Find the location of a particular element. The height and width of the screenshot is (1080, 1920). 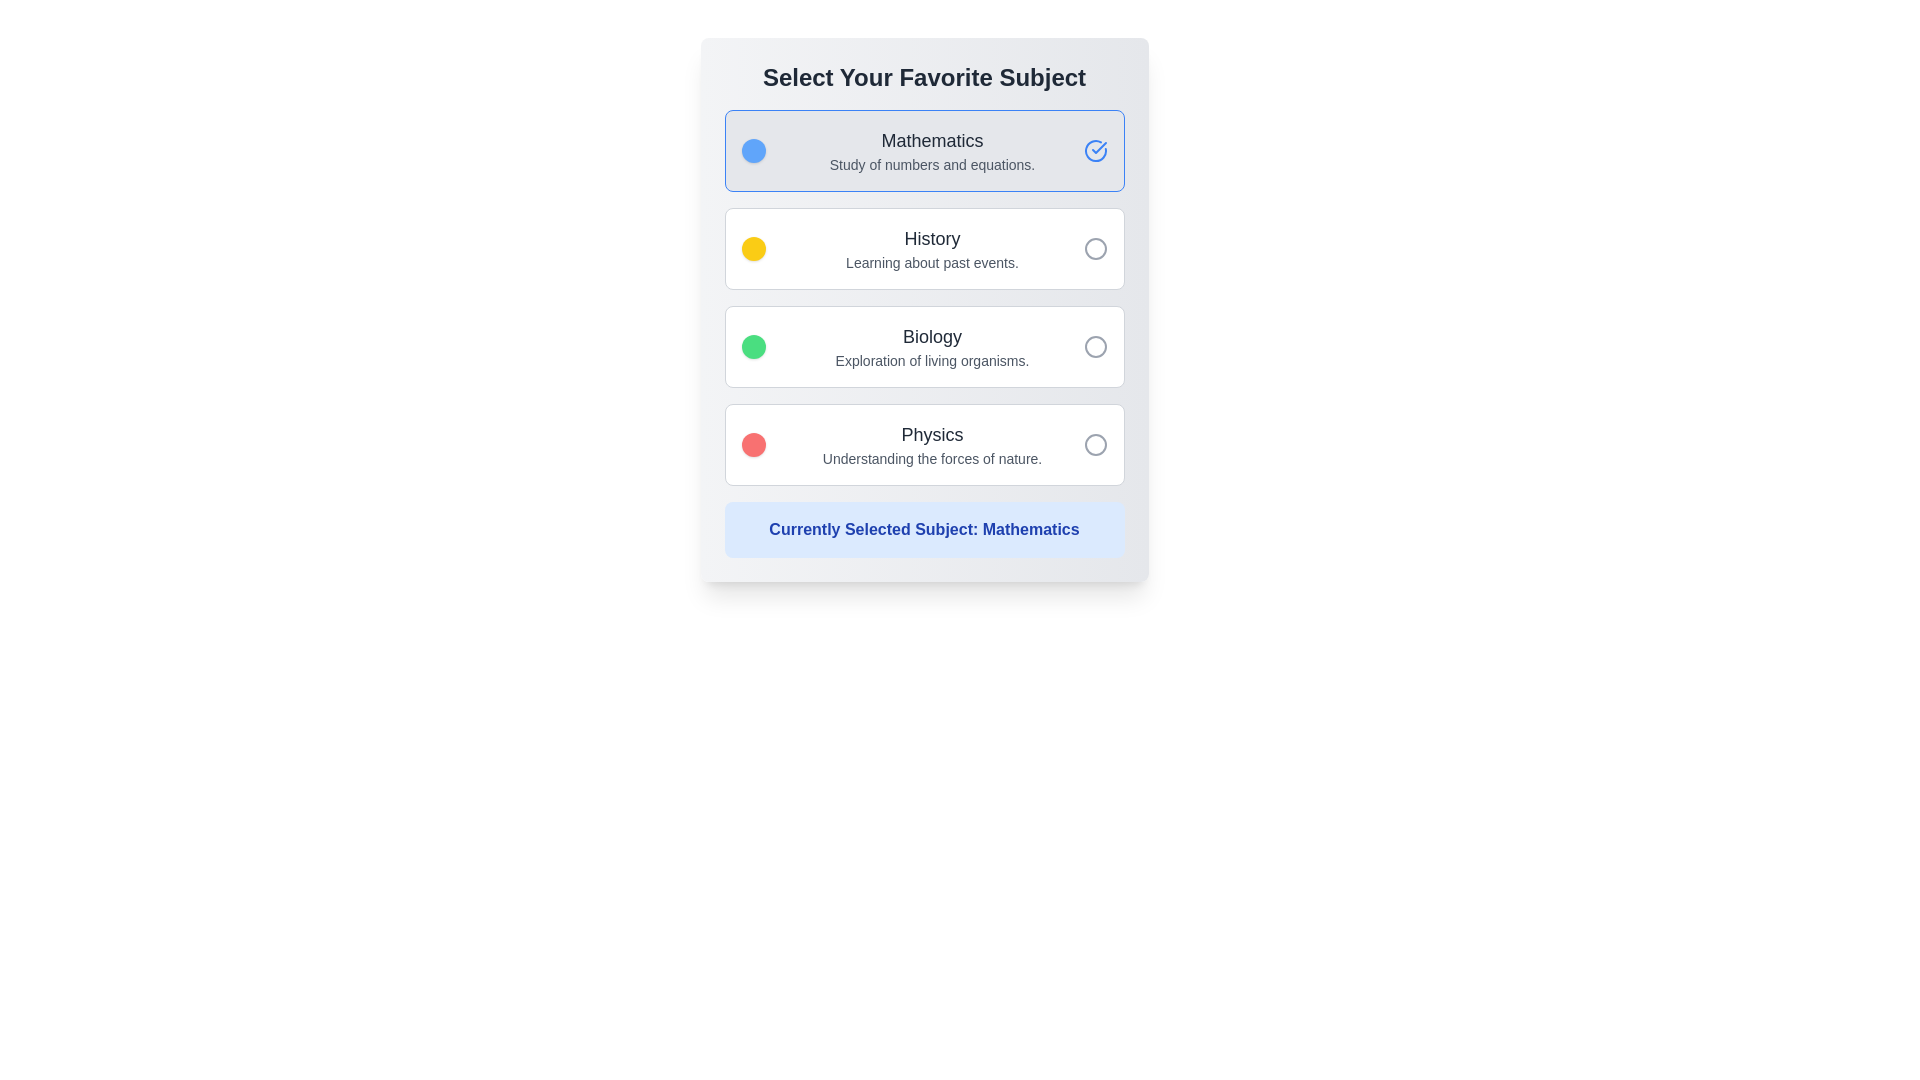

the 'Mathematics' label, which is styled with a larger font size and dark gray color, located within a card-like selection component at the top of a selectable list is located at coordinates (931, 140).